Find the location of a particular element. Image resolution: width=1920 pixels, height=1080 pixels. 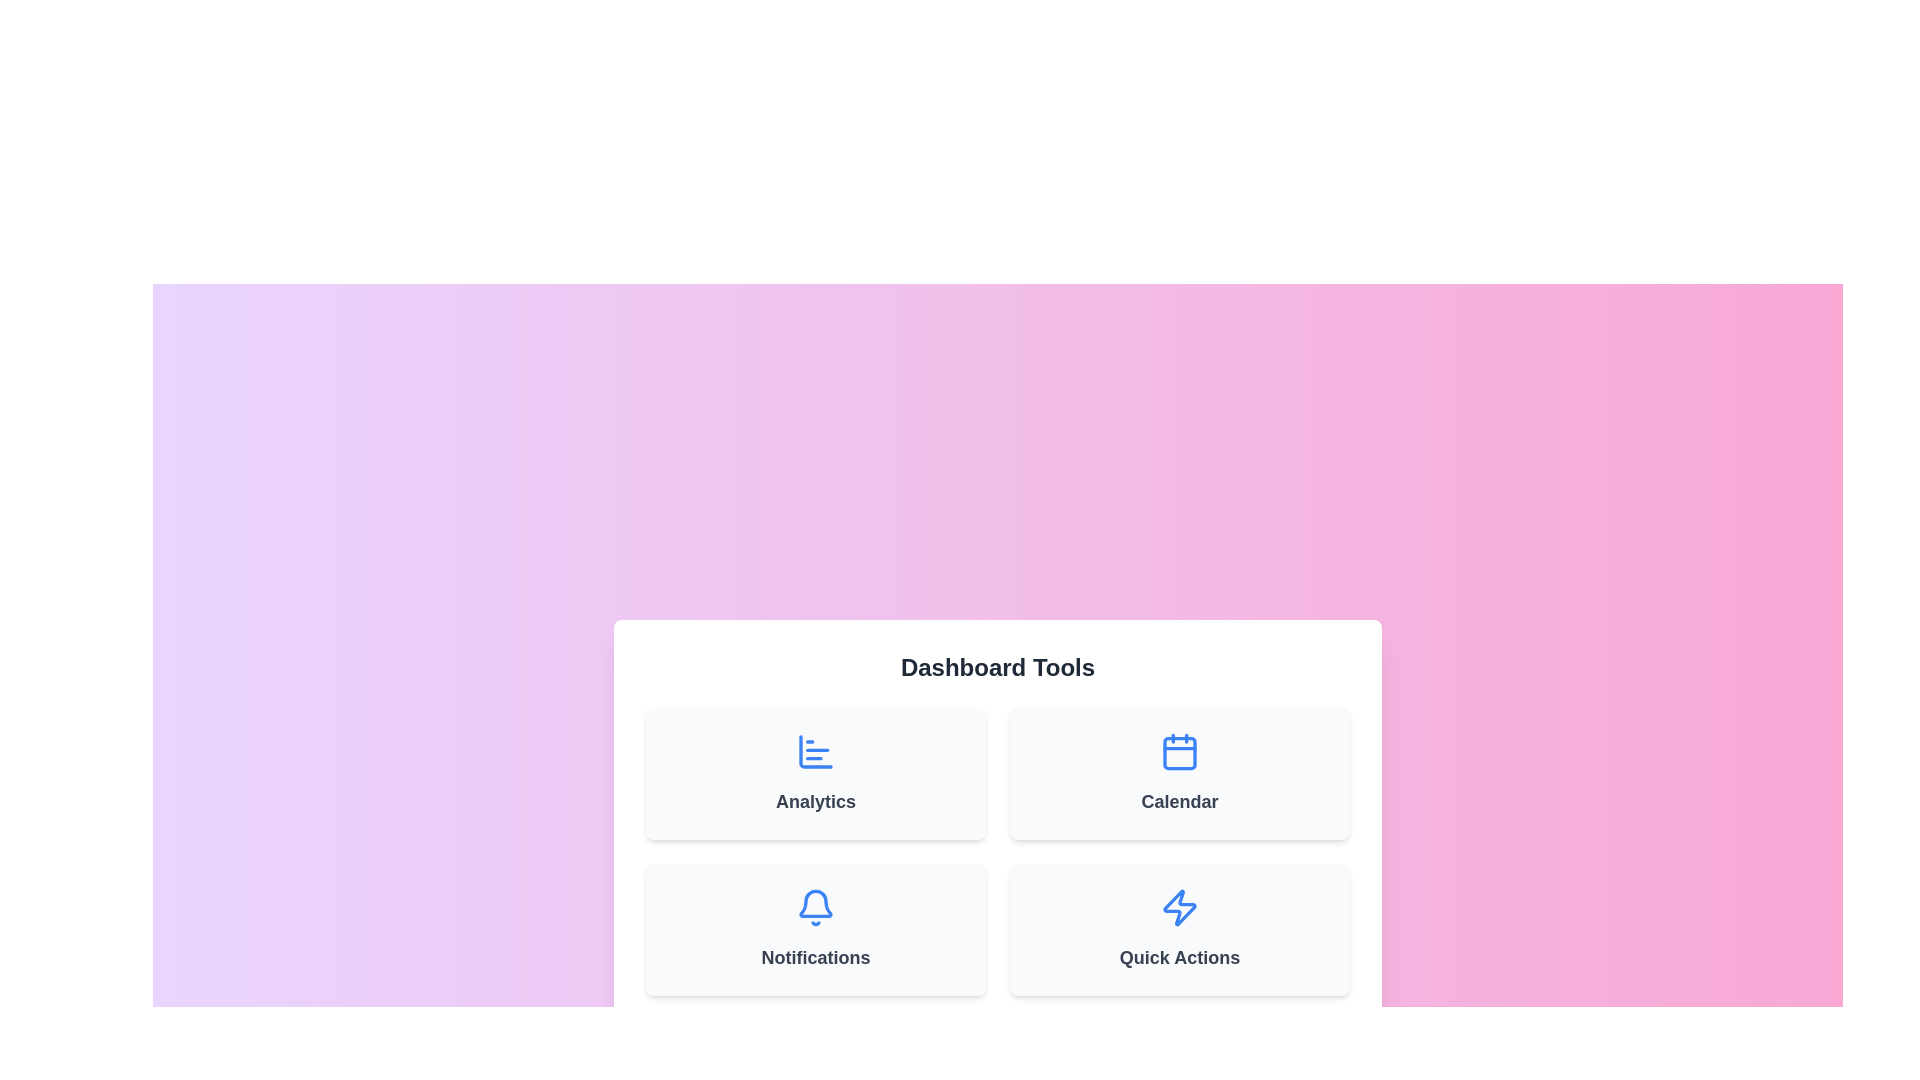

text from the Text Header indicating 'Dashboard Tools', which serves as a header for the section containing action cards is located at coordinates (998, 667).